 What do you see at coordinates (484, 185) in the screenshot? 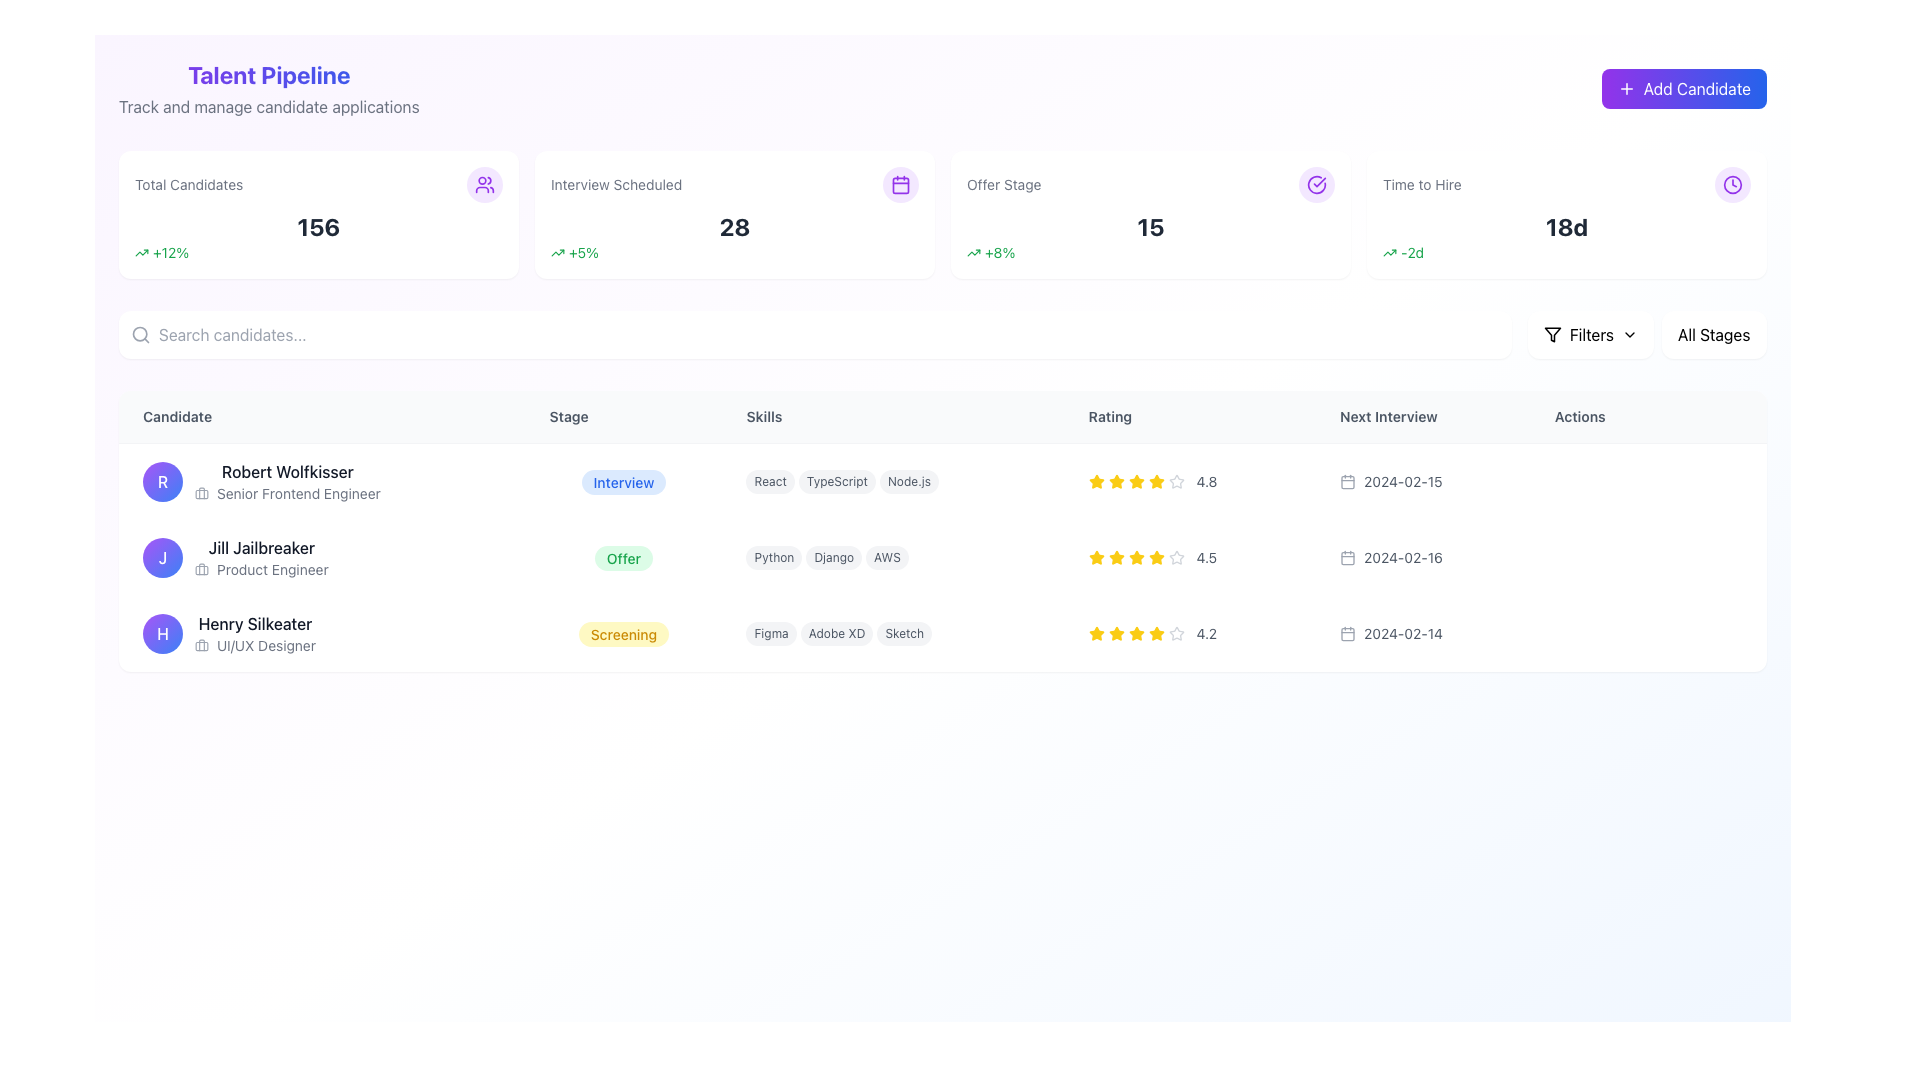
I see `the small icon depicting a group of people, which is located in the top center of the interface within a summary card representing the total number of candidates` at bounding box center [484, 185].